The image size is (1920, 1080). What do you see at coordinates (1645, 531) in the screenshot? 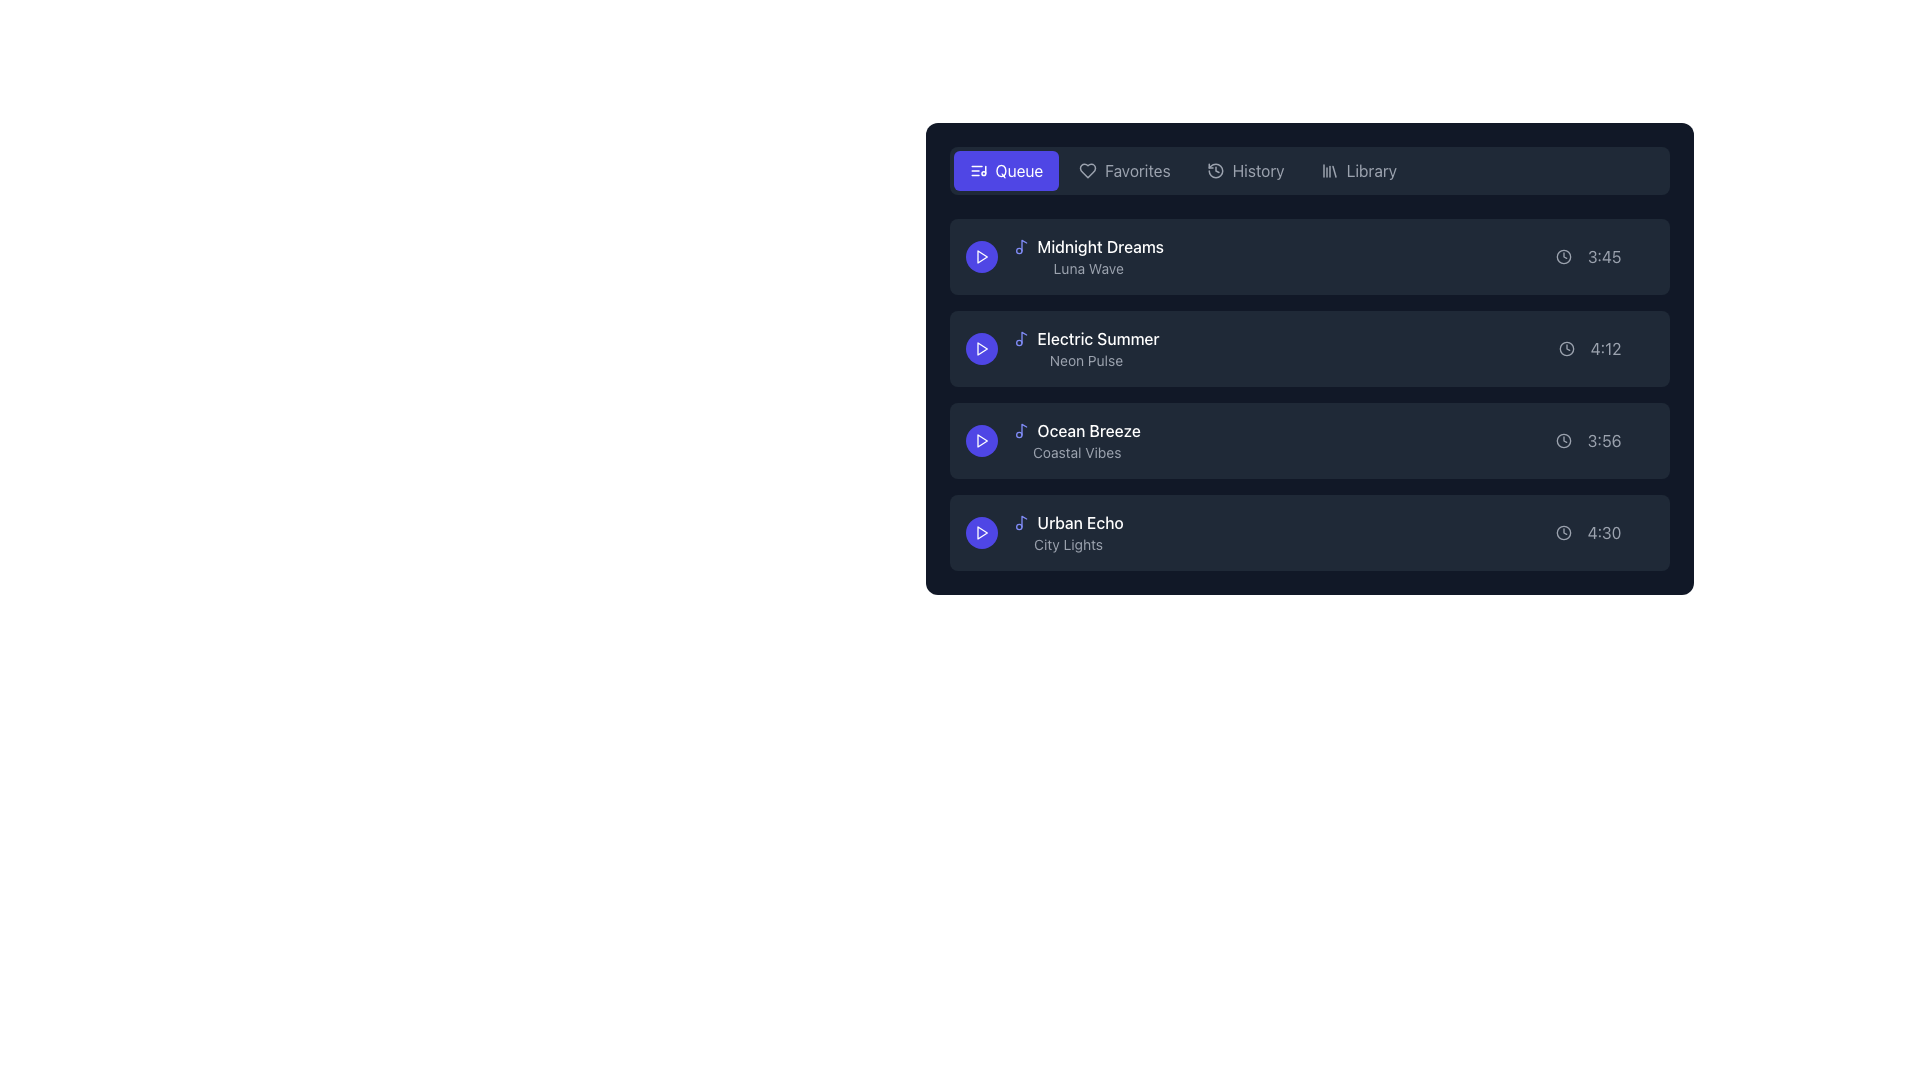
I see `the 'like' or 'favorite' button located at the right end of the row representing the song 'Urban Echo'` at bounding box center [1645, 531].